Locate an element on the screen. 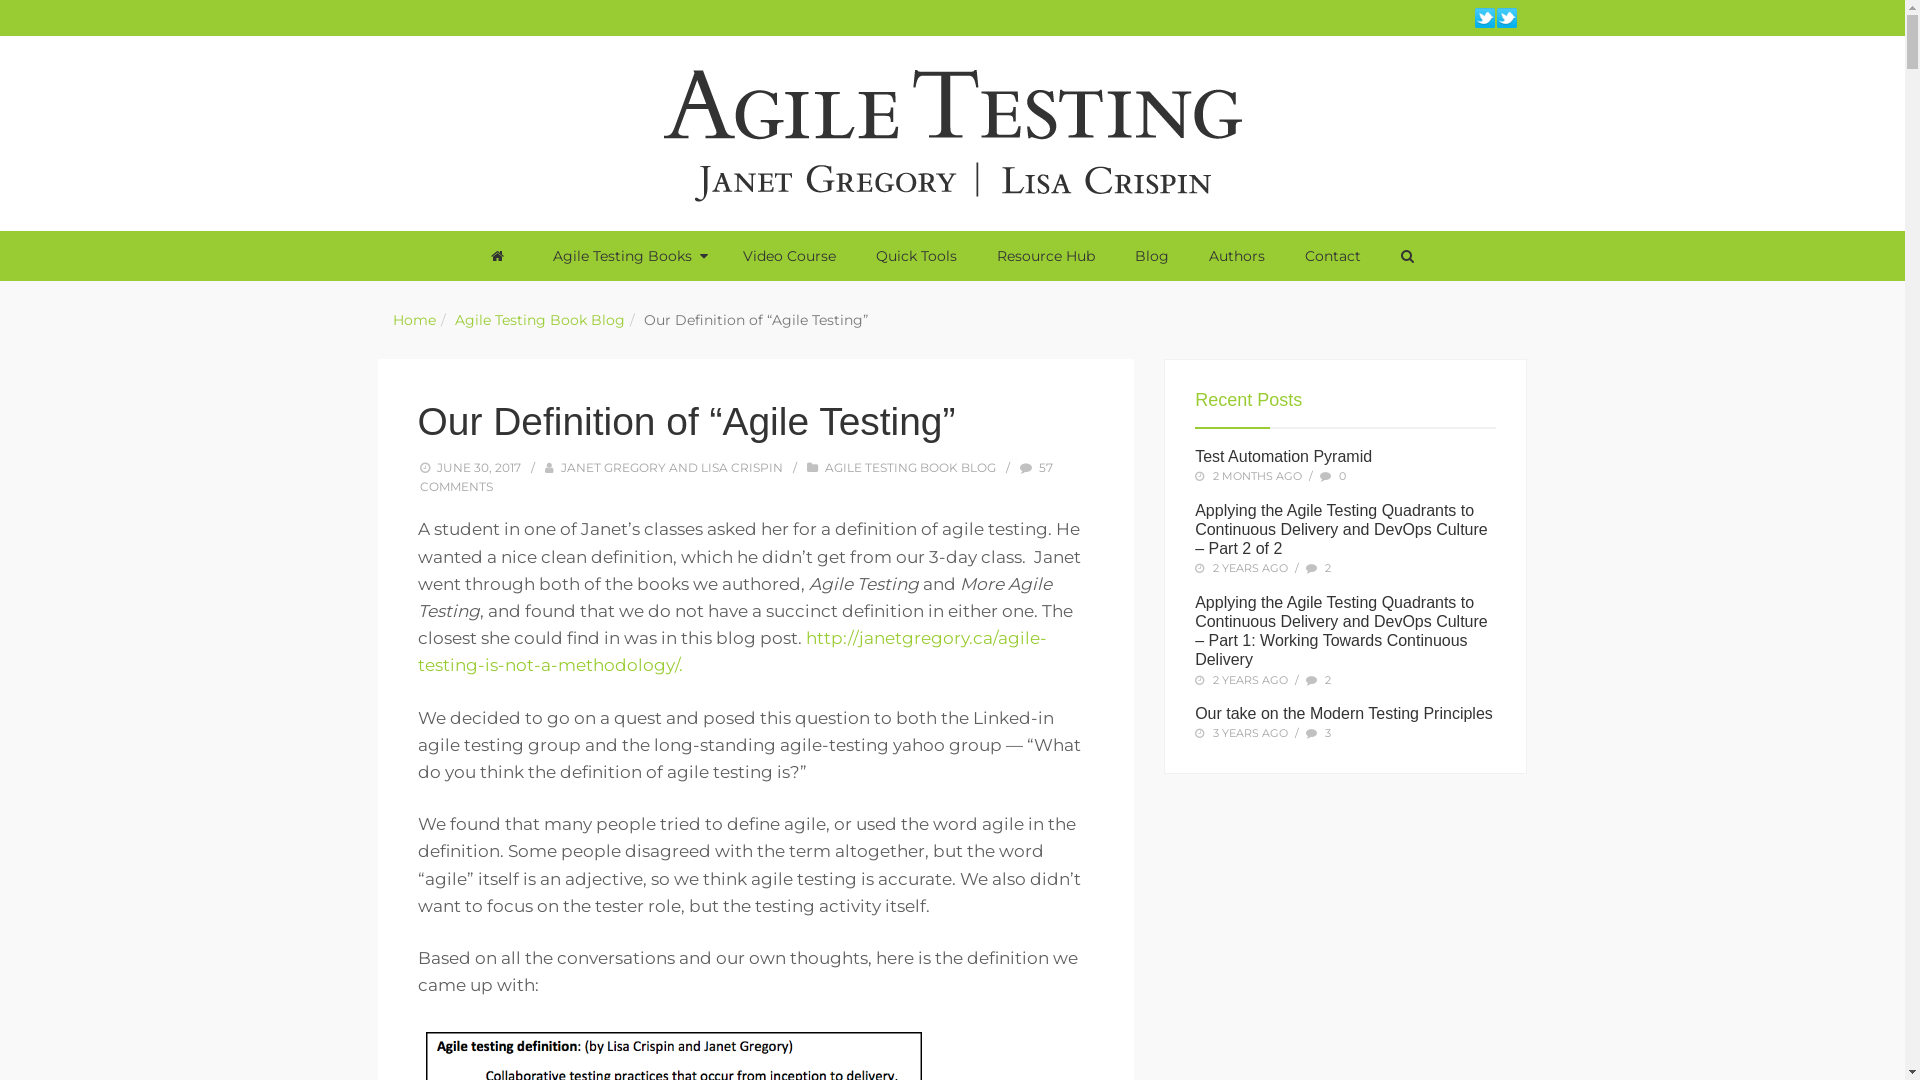  'Twitter | Janet Gregory' is located at coordinates (1506, 18).